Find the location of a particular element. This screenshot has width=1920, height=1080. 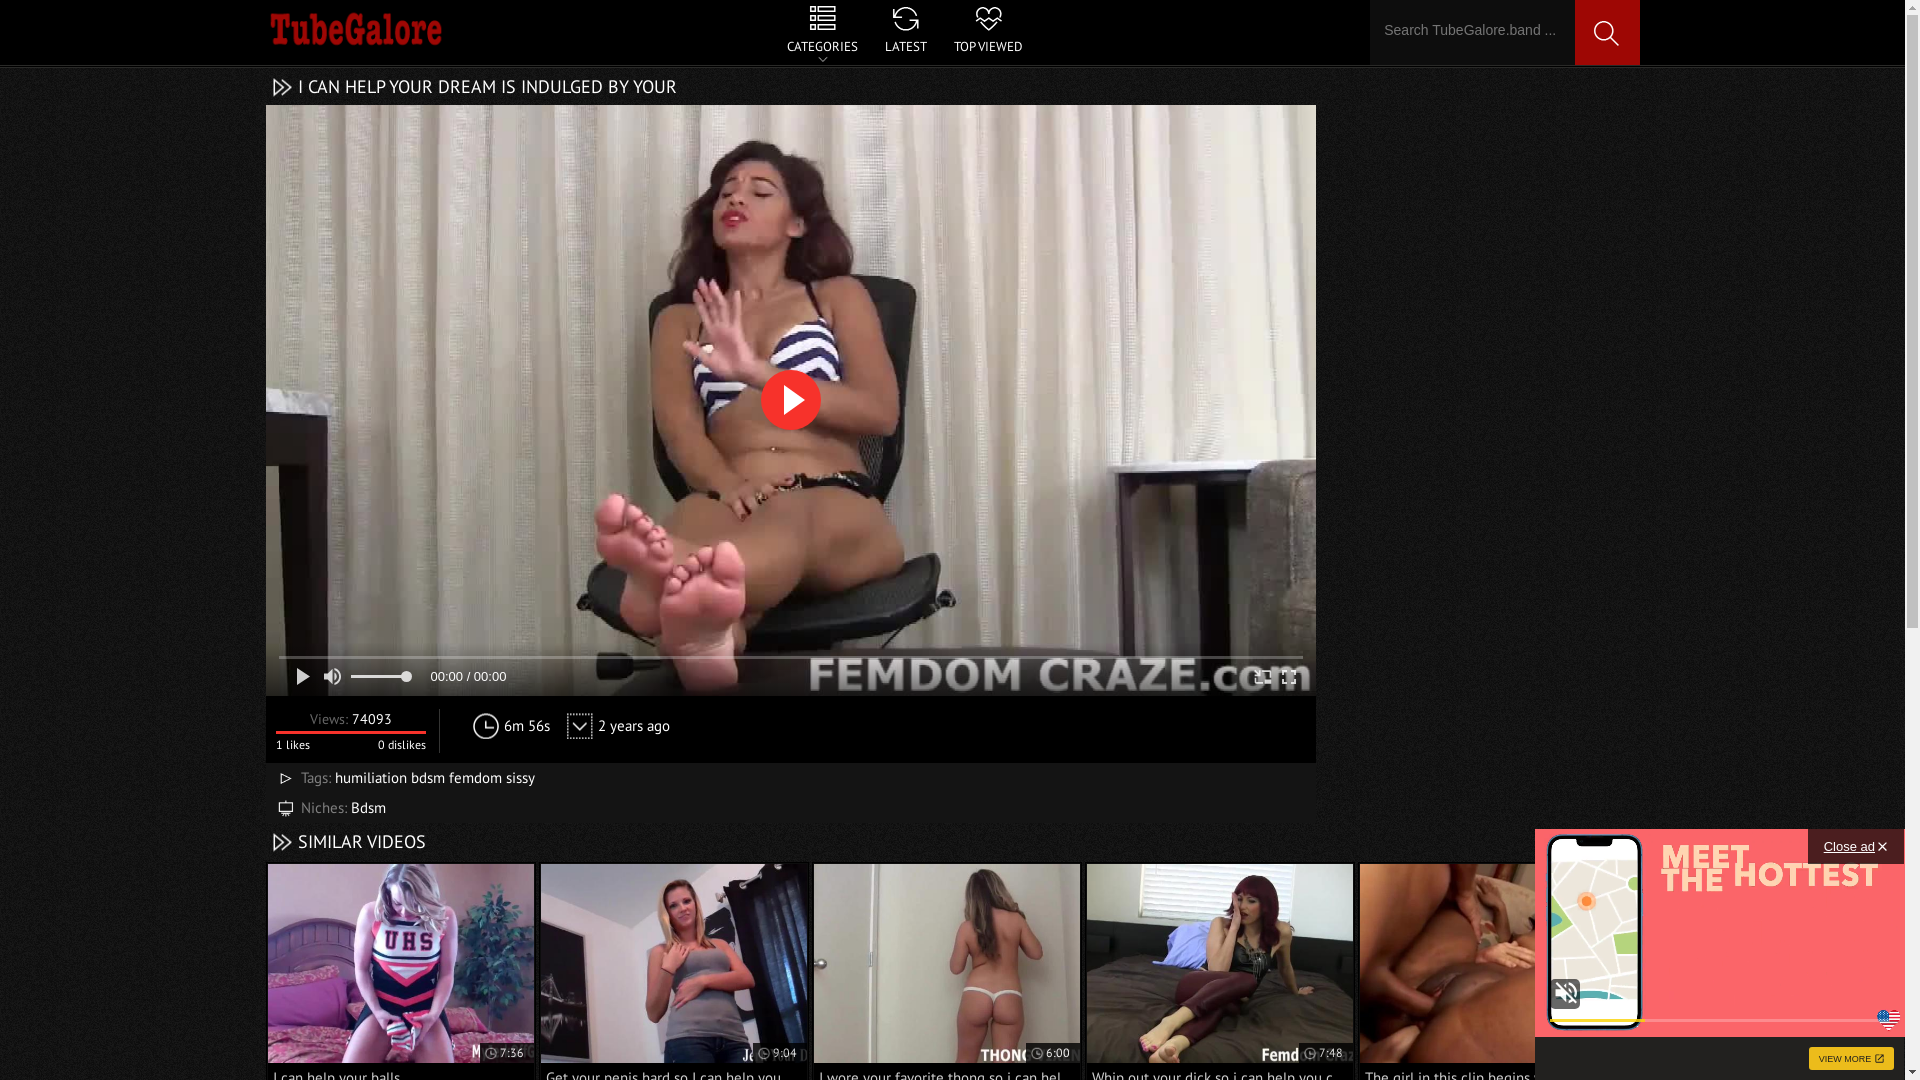

'TOP VIEWED' is located at coordinates (988, 32).